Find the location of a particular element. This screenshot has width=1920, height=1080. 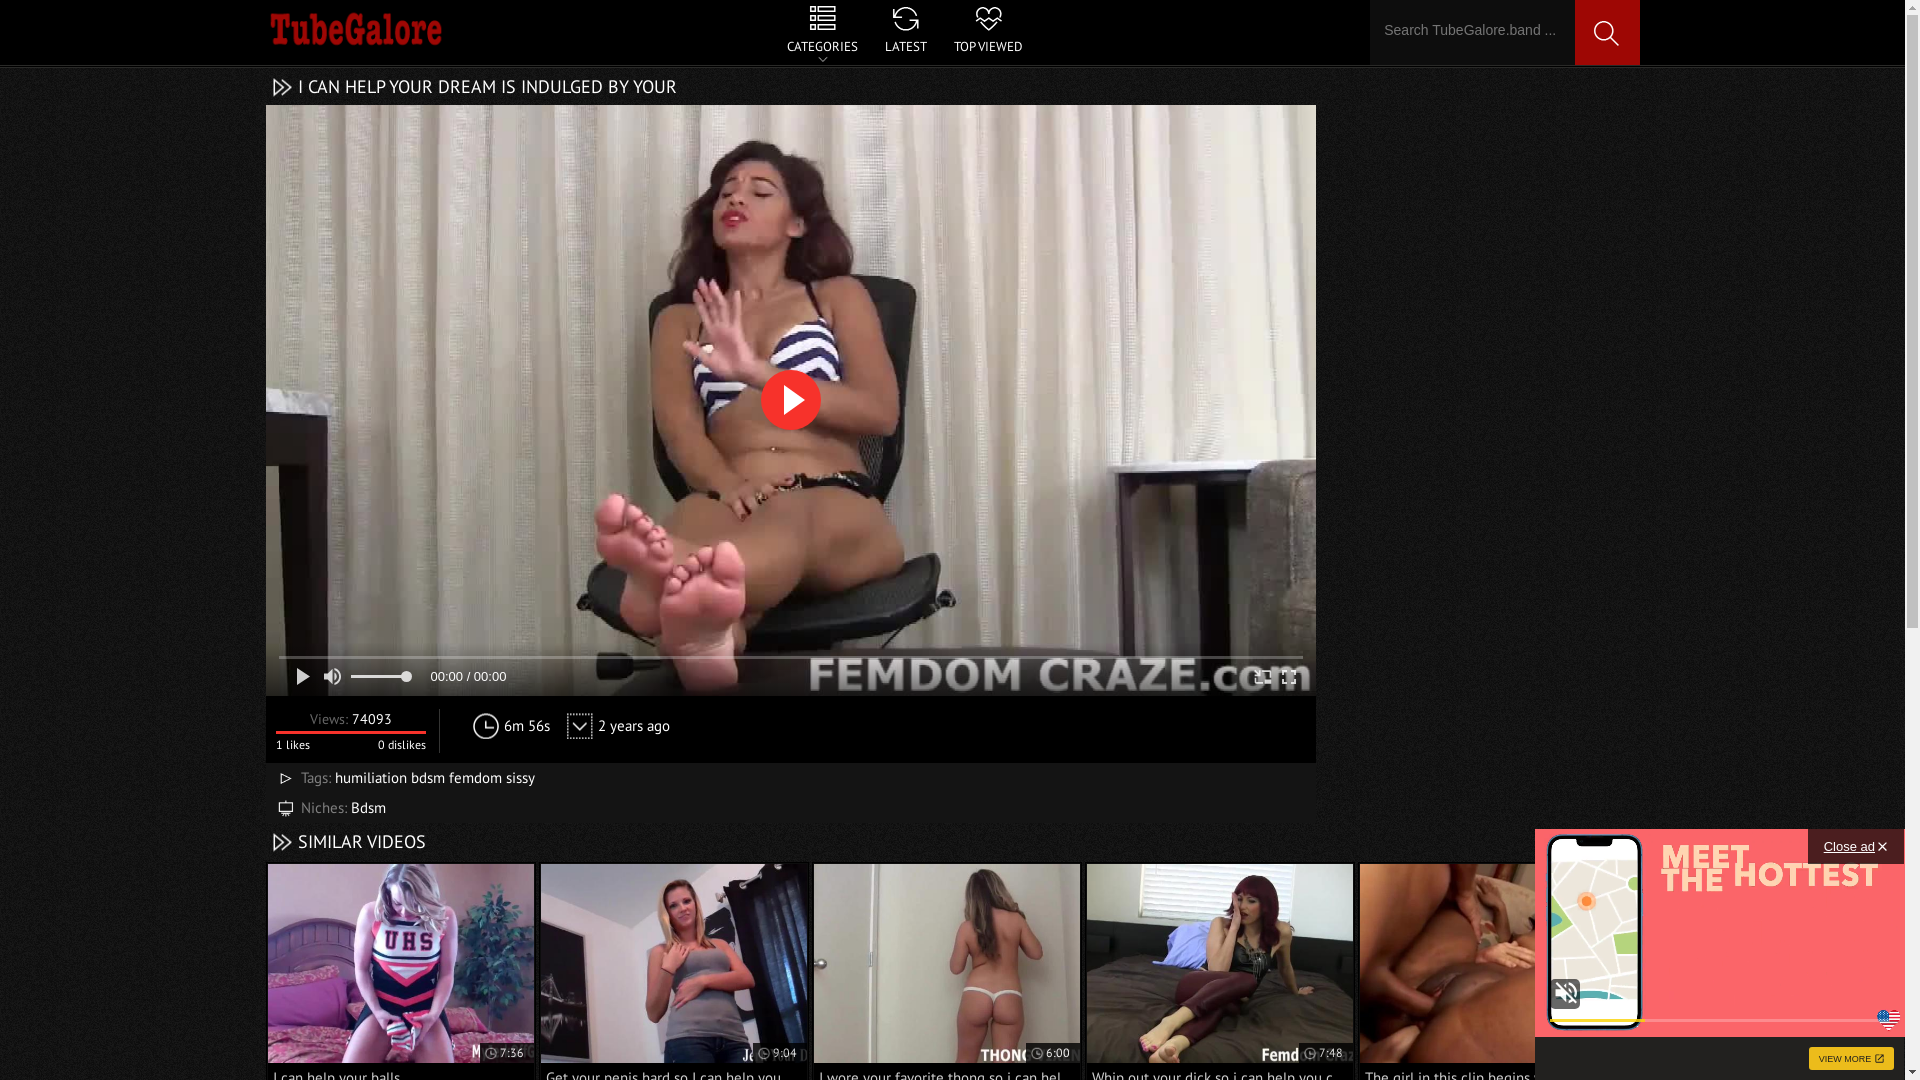

'TOP VIEWED' is located at coordinates (988, 32).